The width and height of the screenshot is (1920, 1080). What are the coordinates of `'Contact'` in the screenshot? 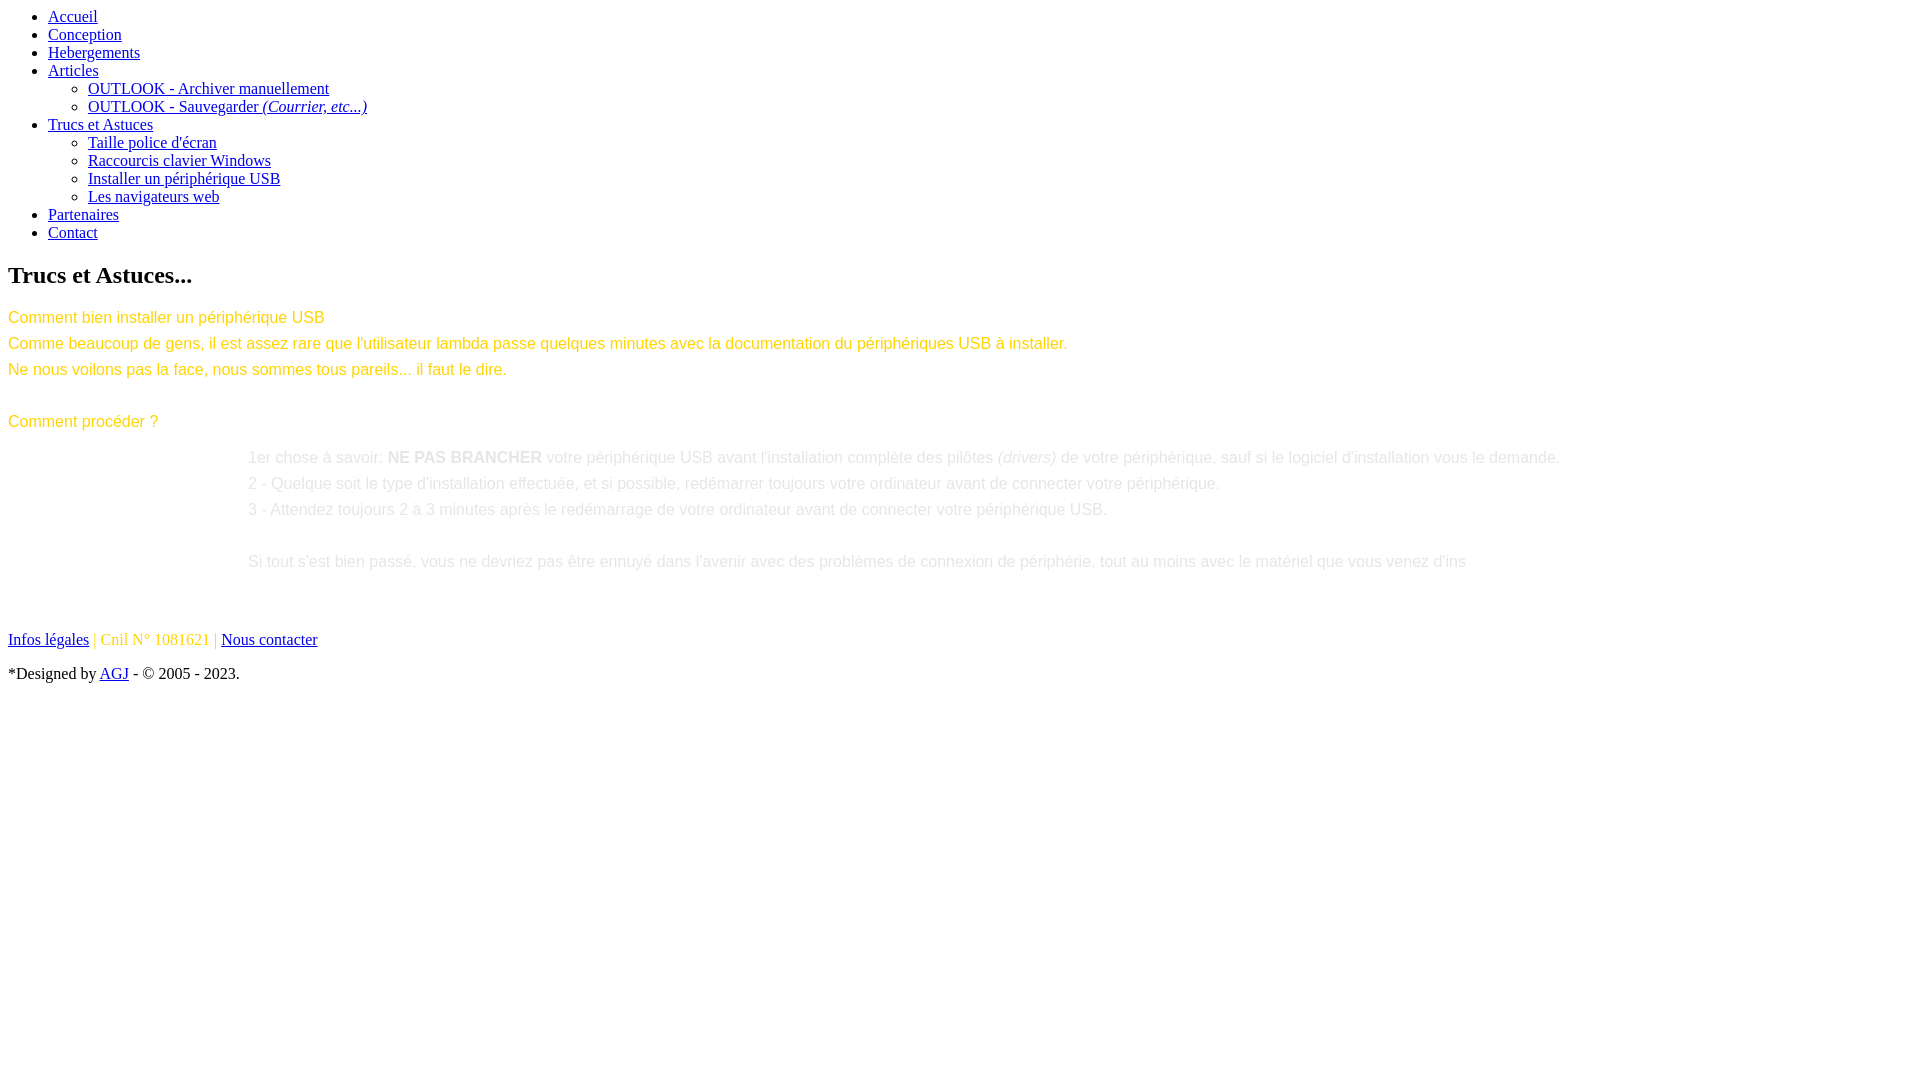 It's located at (72, 231).